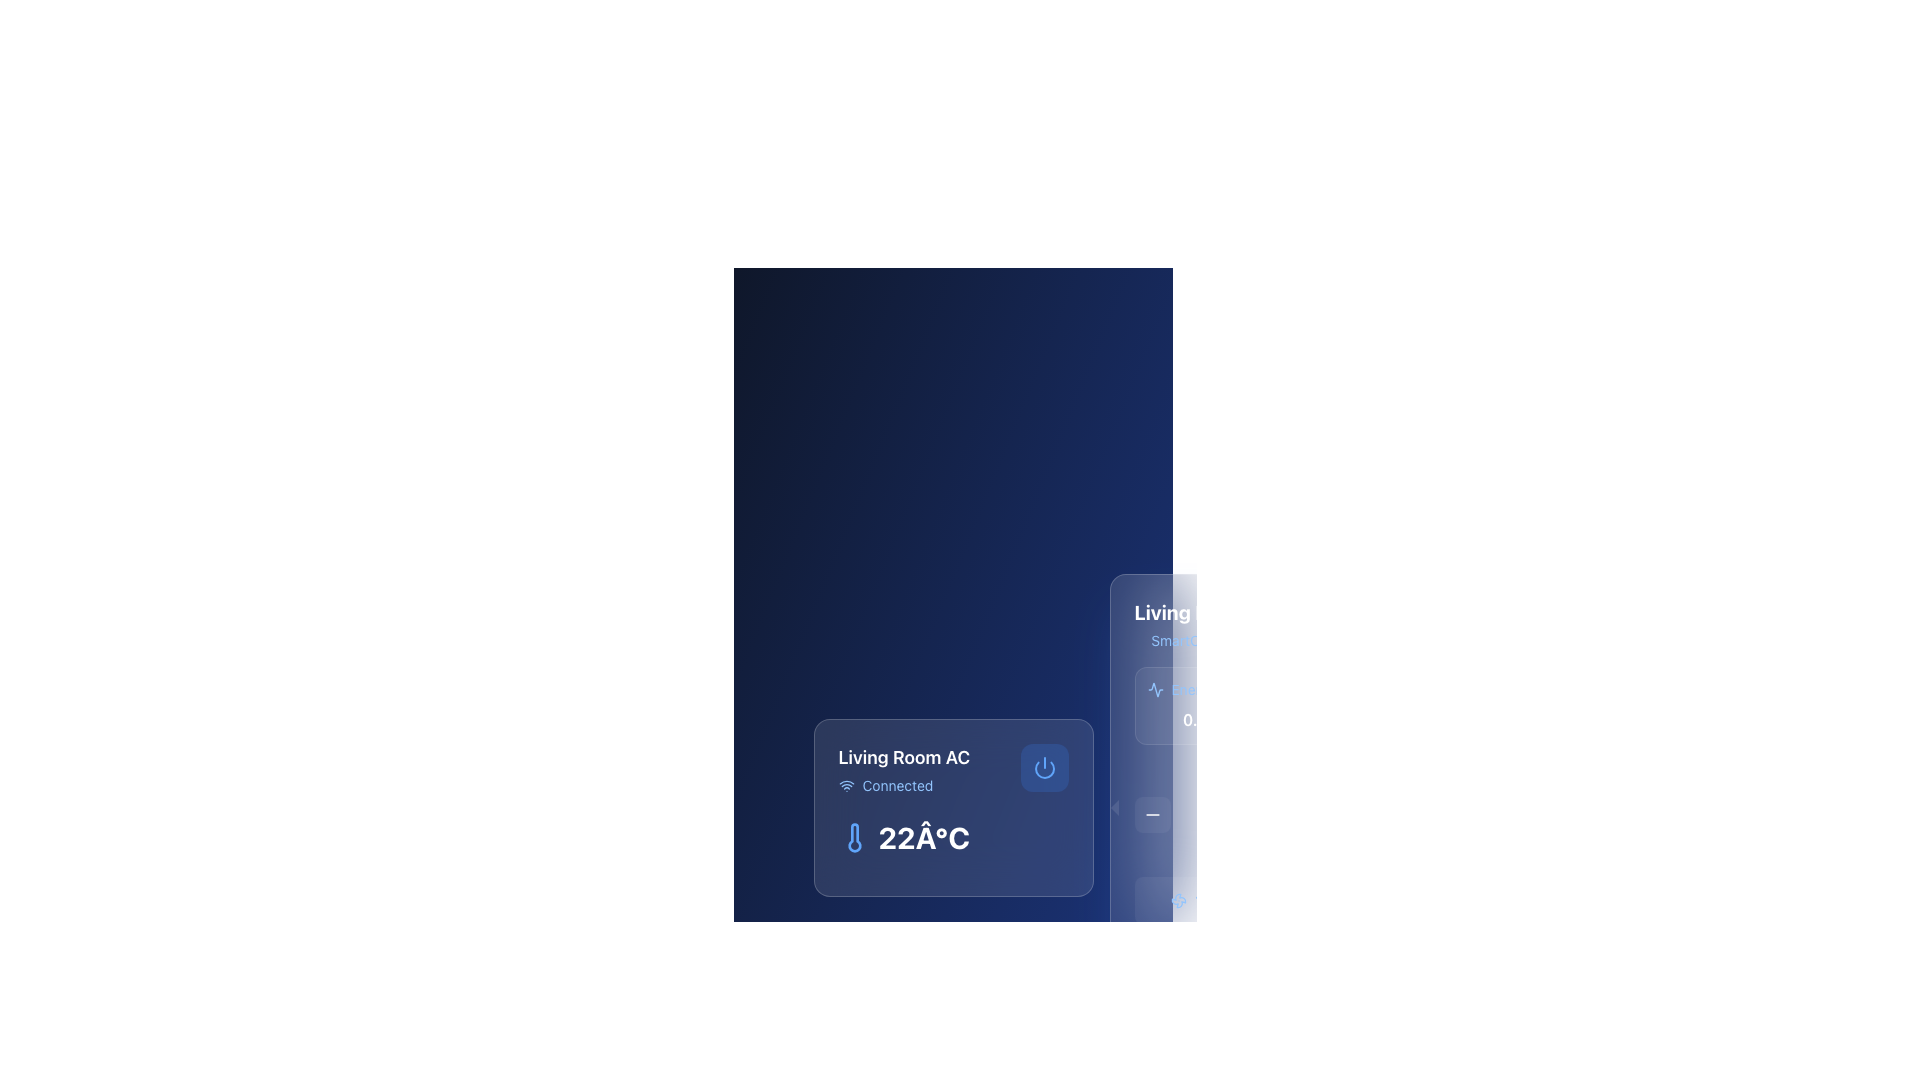 The height and width of the screenshot is (1080, 1920). I want to click on the decrement button on the interactive control for temperature and fan speed settings, located centrally in the lower-right section of the interface, so click(1299, 847).